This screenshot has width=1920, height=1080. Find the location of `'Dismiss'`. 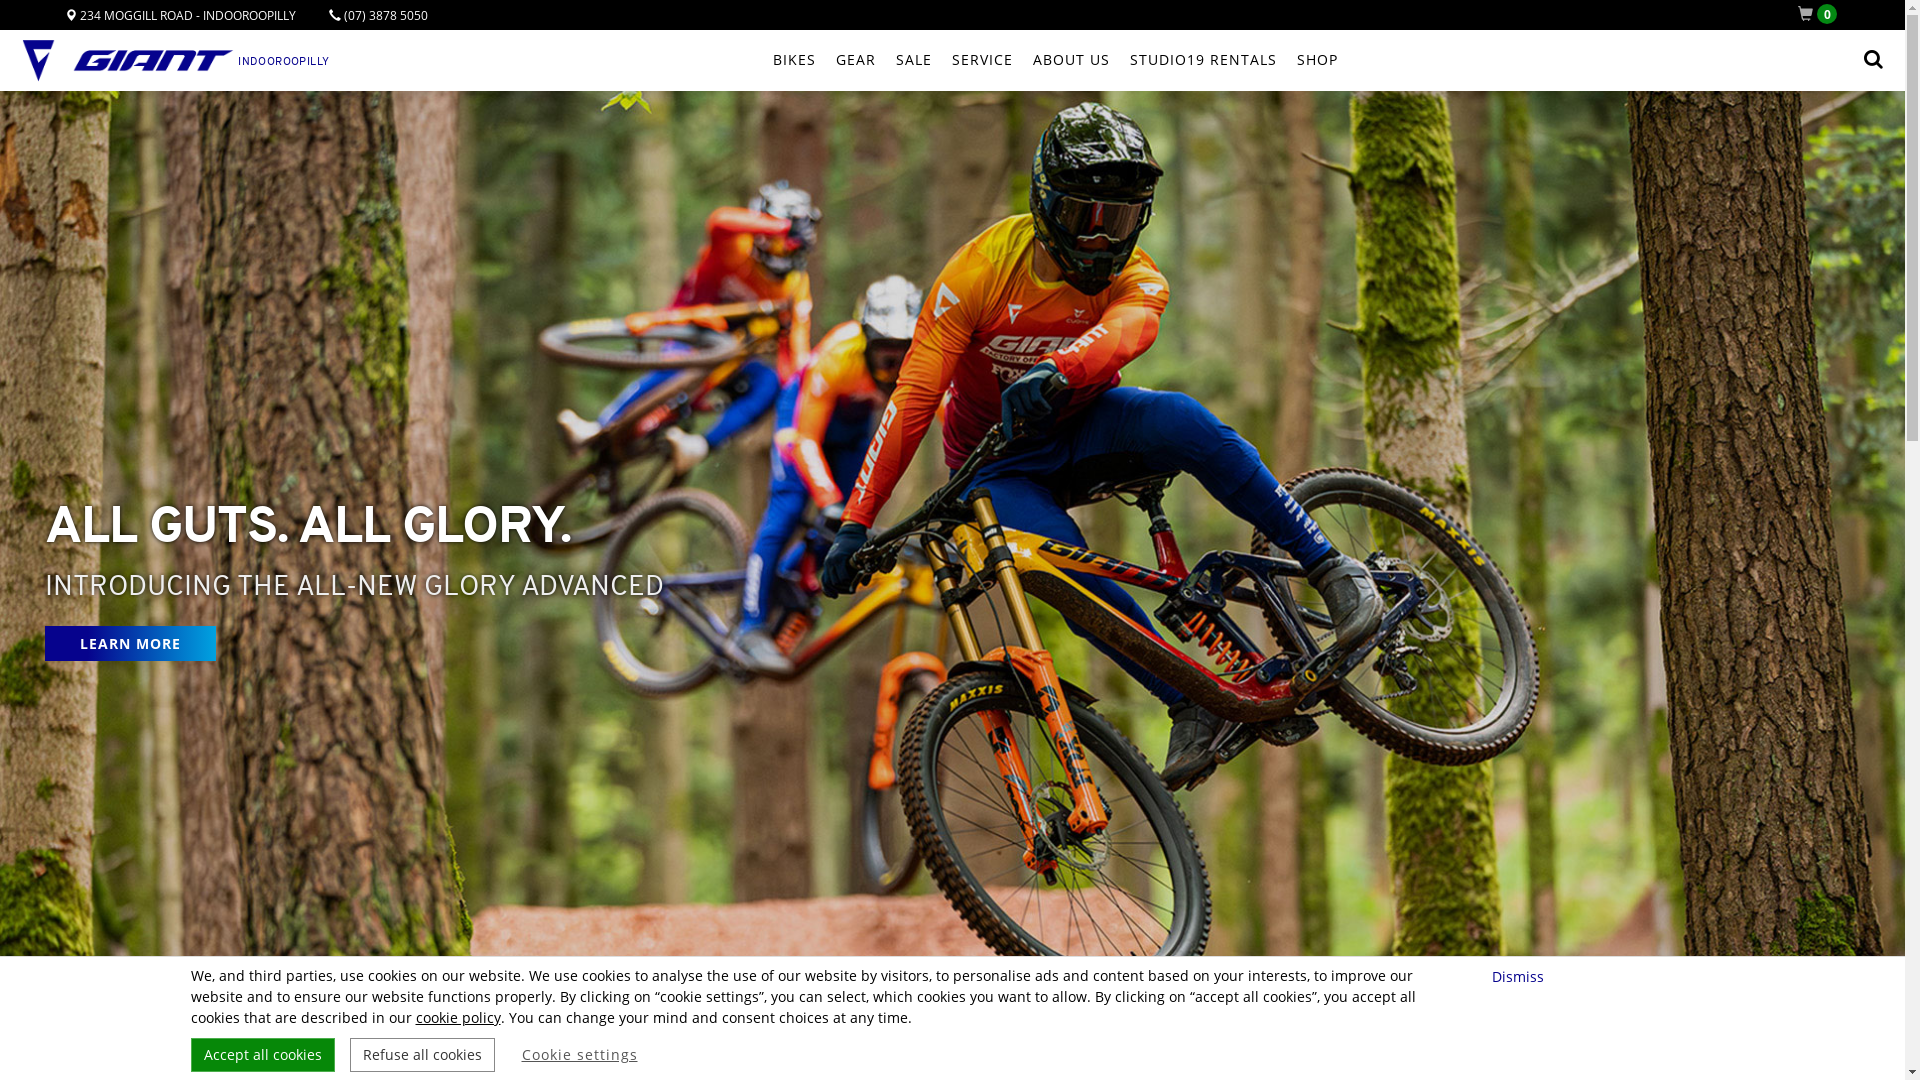

'Dismiss' is located at coordinates (1520, 975).